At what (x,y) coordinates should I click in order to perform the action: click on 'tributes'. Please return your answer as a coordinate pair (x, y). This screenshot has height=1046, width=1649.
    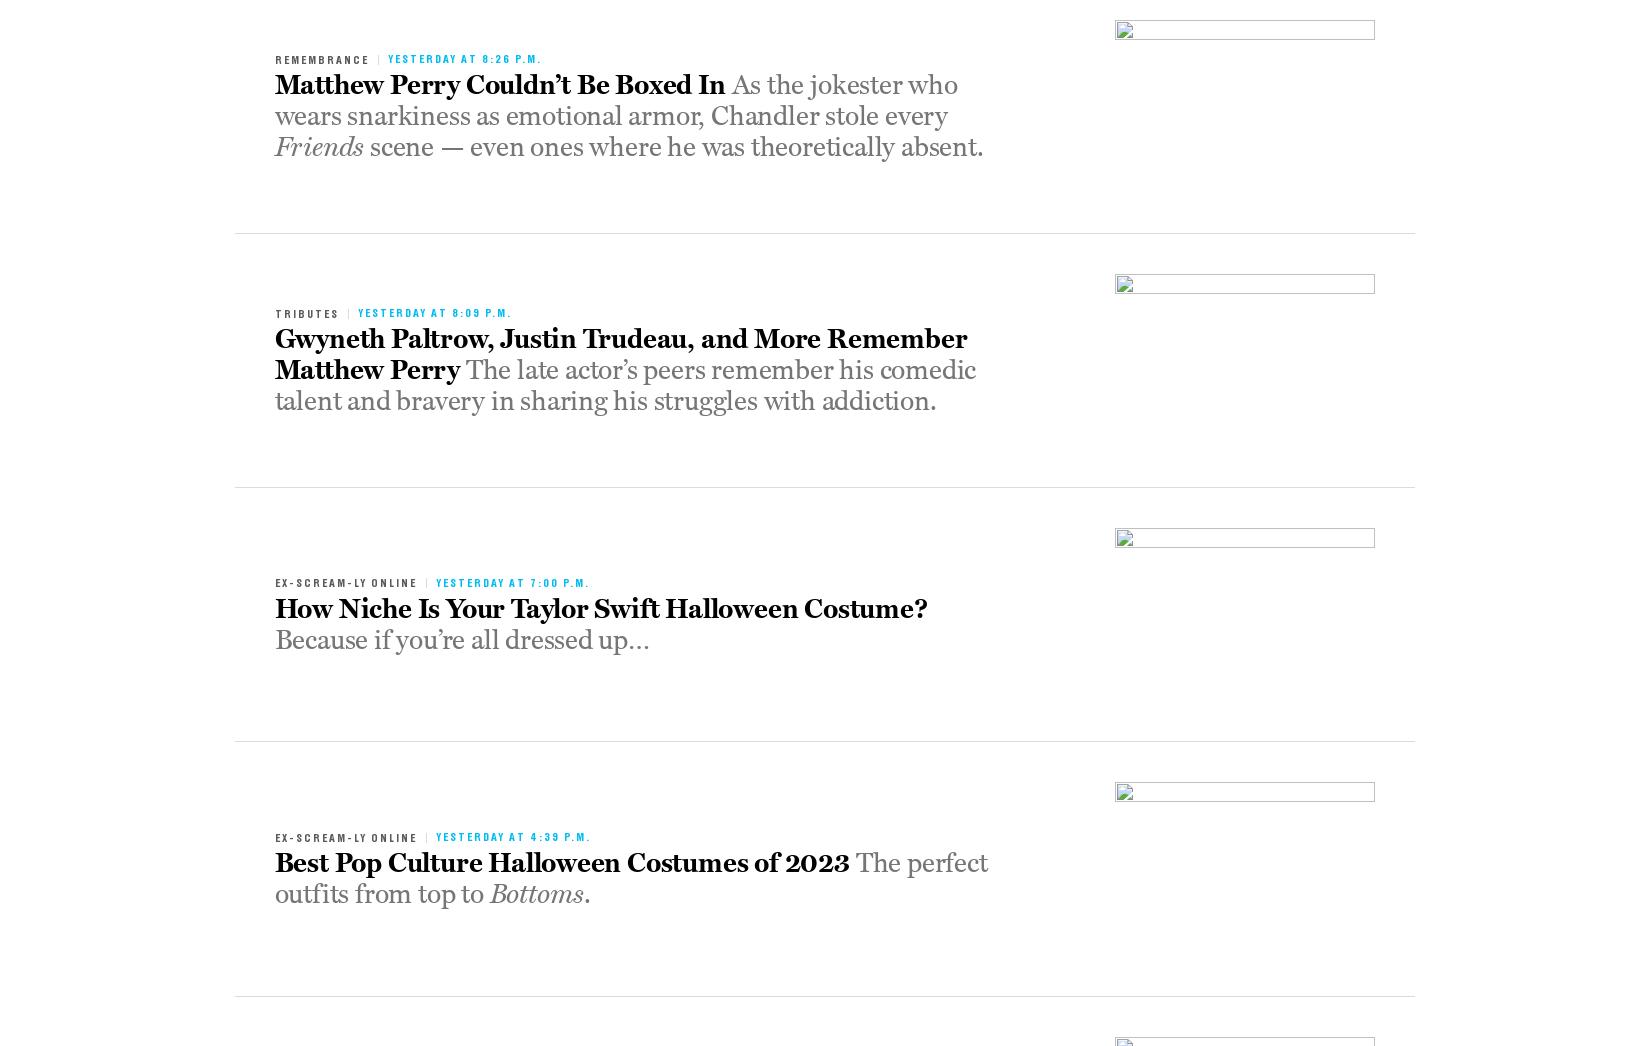
    Looking at the image, I should click on (274, 312).